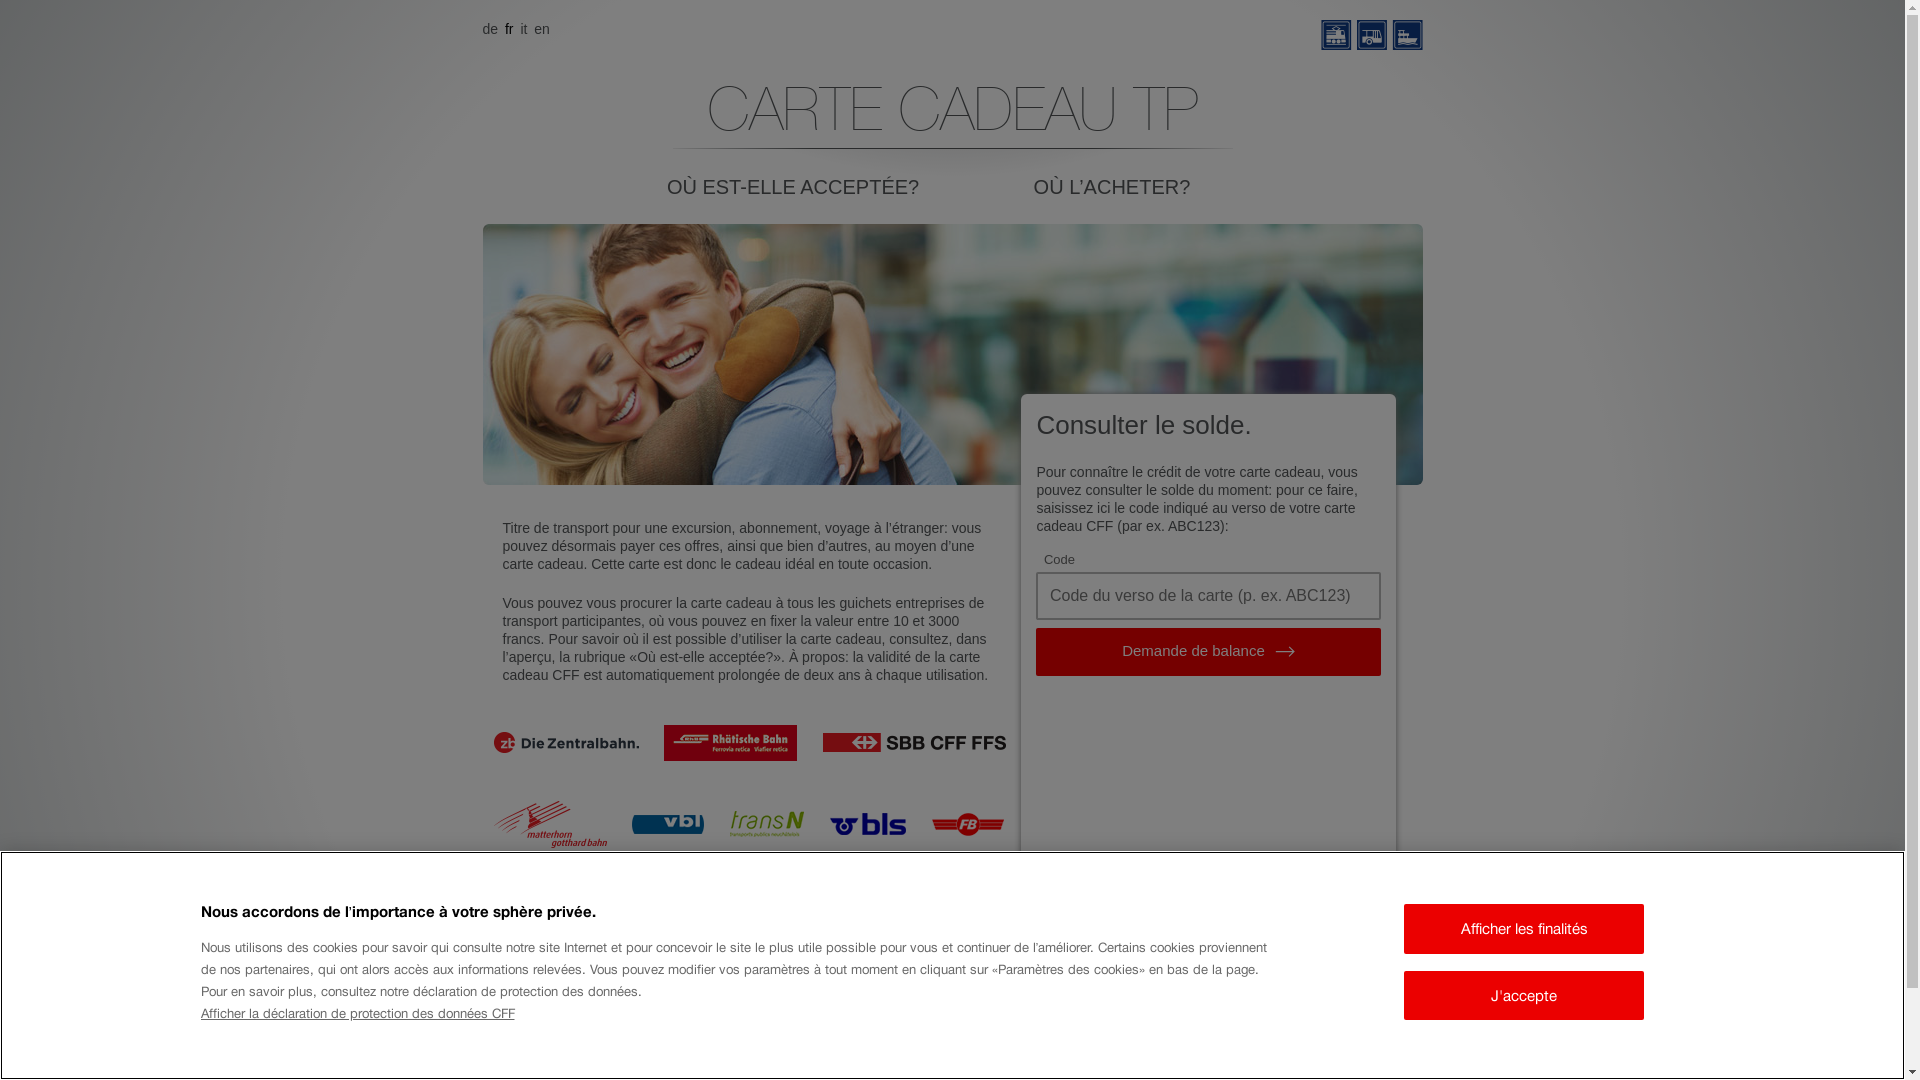 The width and height of the screenshot is (1920, 1080). Describe the element at coordinates (542, 29) in the screenshot. I see `'en'` at that location.